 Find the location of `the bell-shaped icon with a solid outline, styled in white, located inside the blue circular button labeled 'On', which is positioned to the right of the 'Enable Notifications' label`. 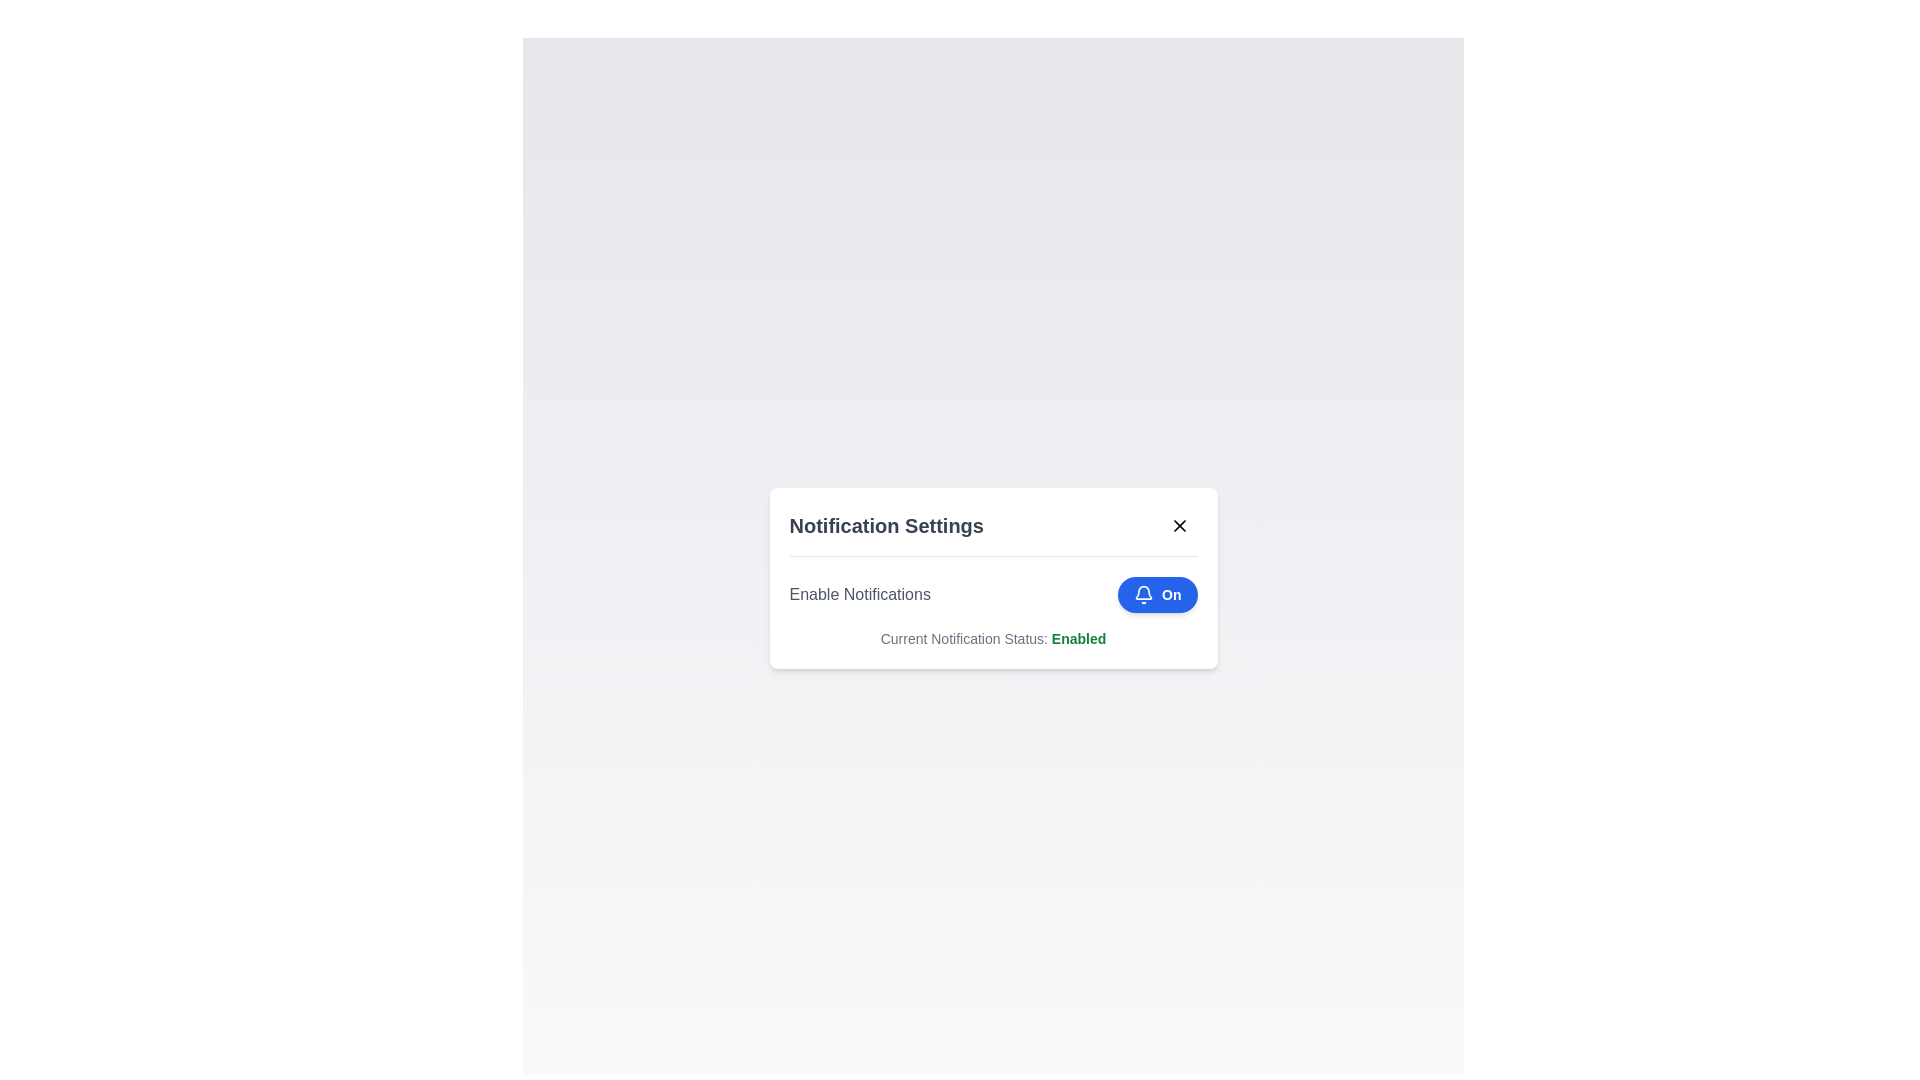

the bell-shaped icon with a solid outline, styled in white, located inside the blue circular button labeled 'On', which is positioned to the right of the 'Enable Notifications' label is located at coordinates (1144, 593).